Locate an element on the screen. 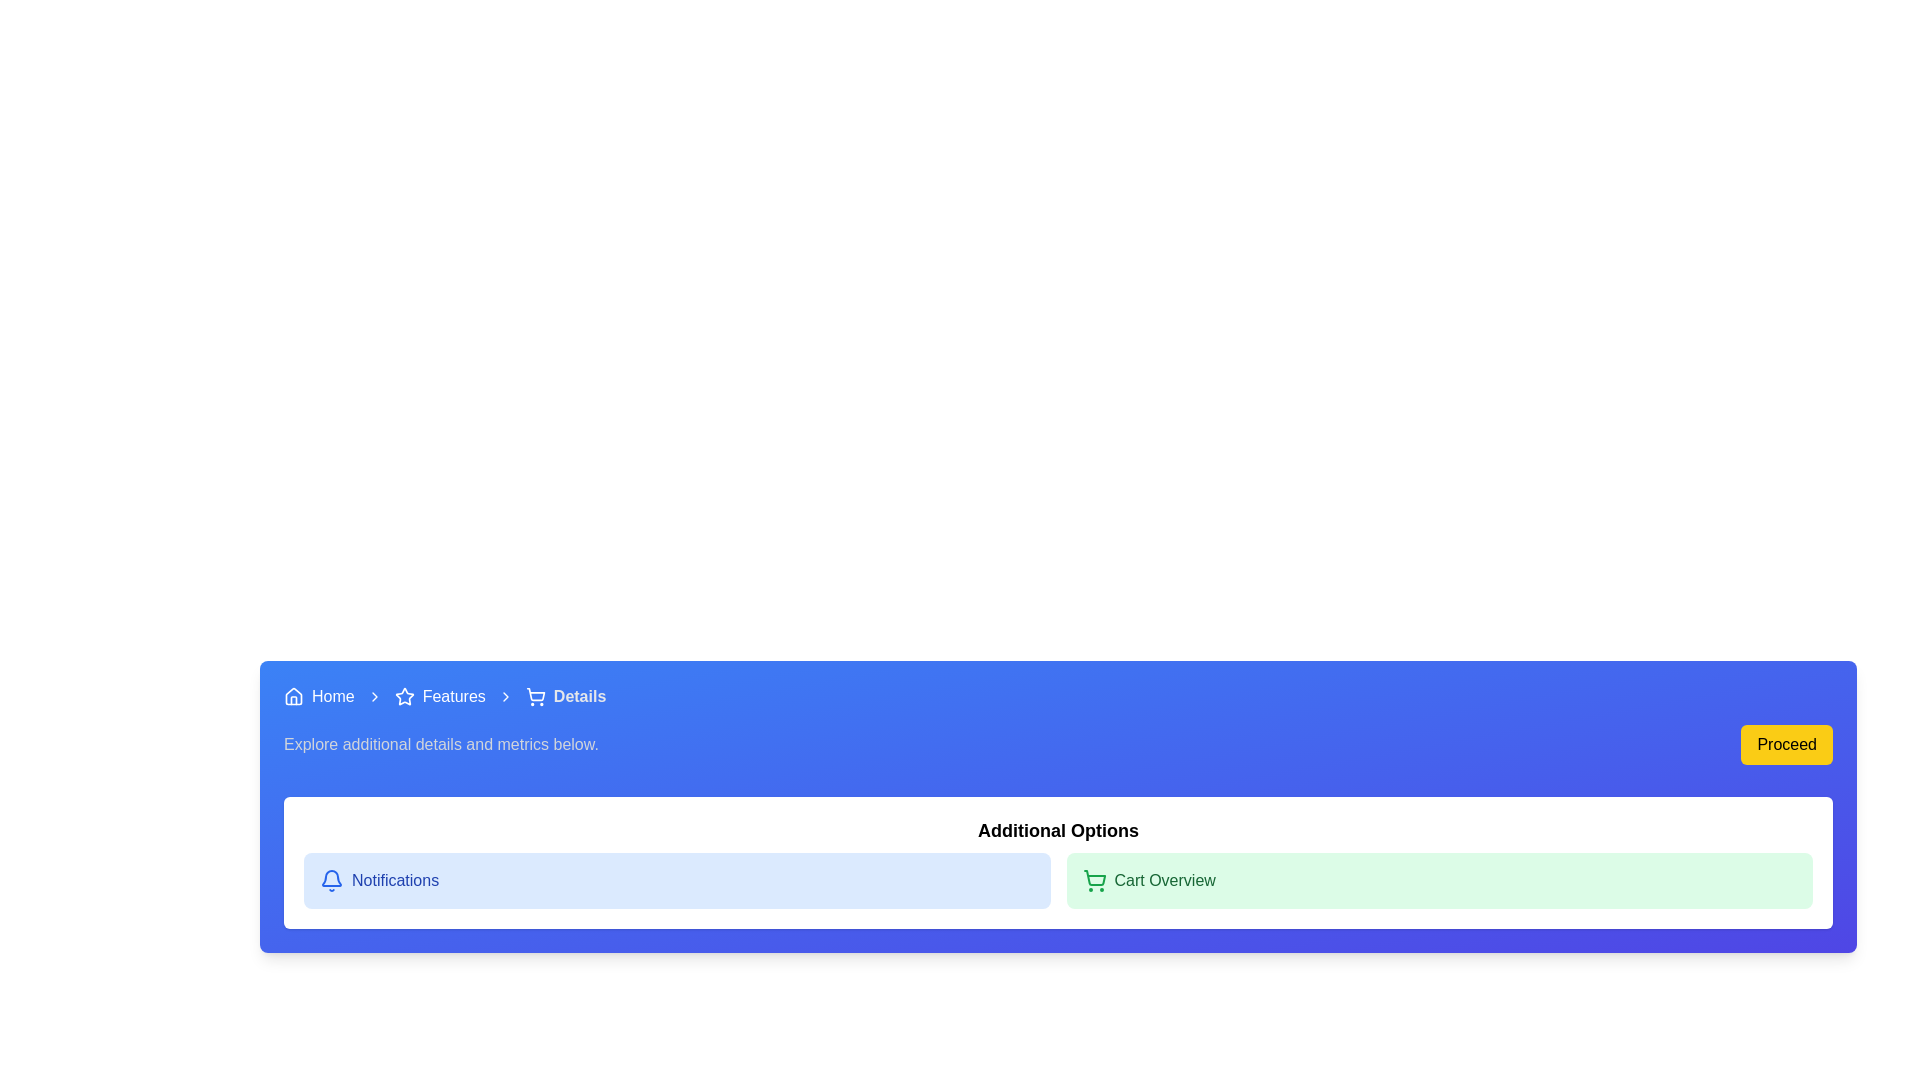 The image size is (1920, 1080). the 'Features' hyperlink text, which is part of the breadcrumb navigation and is displayed in bold white font against a blue background is located at coordinates (453, 696).